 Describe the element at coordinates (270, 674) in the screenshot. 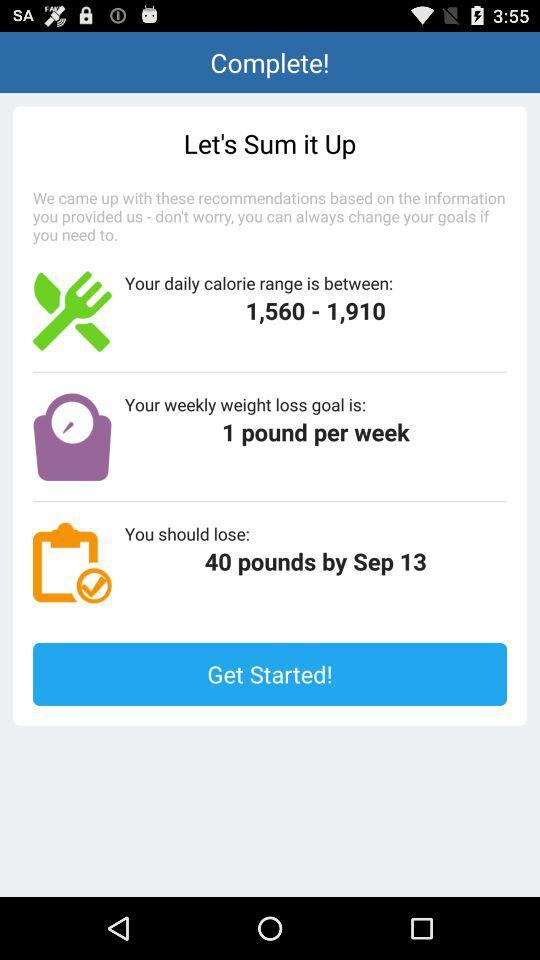

I see `the get started!` at that location.